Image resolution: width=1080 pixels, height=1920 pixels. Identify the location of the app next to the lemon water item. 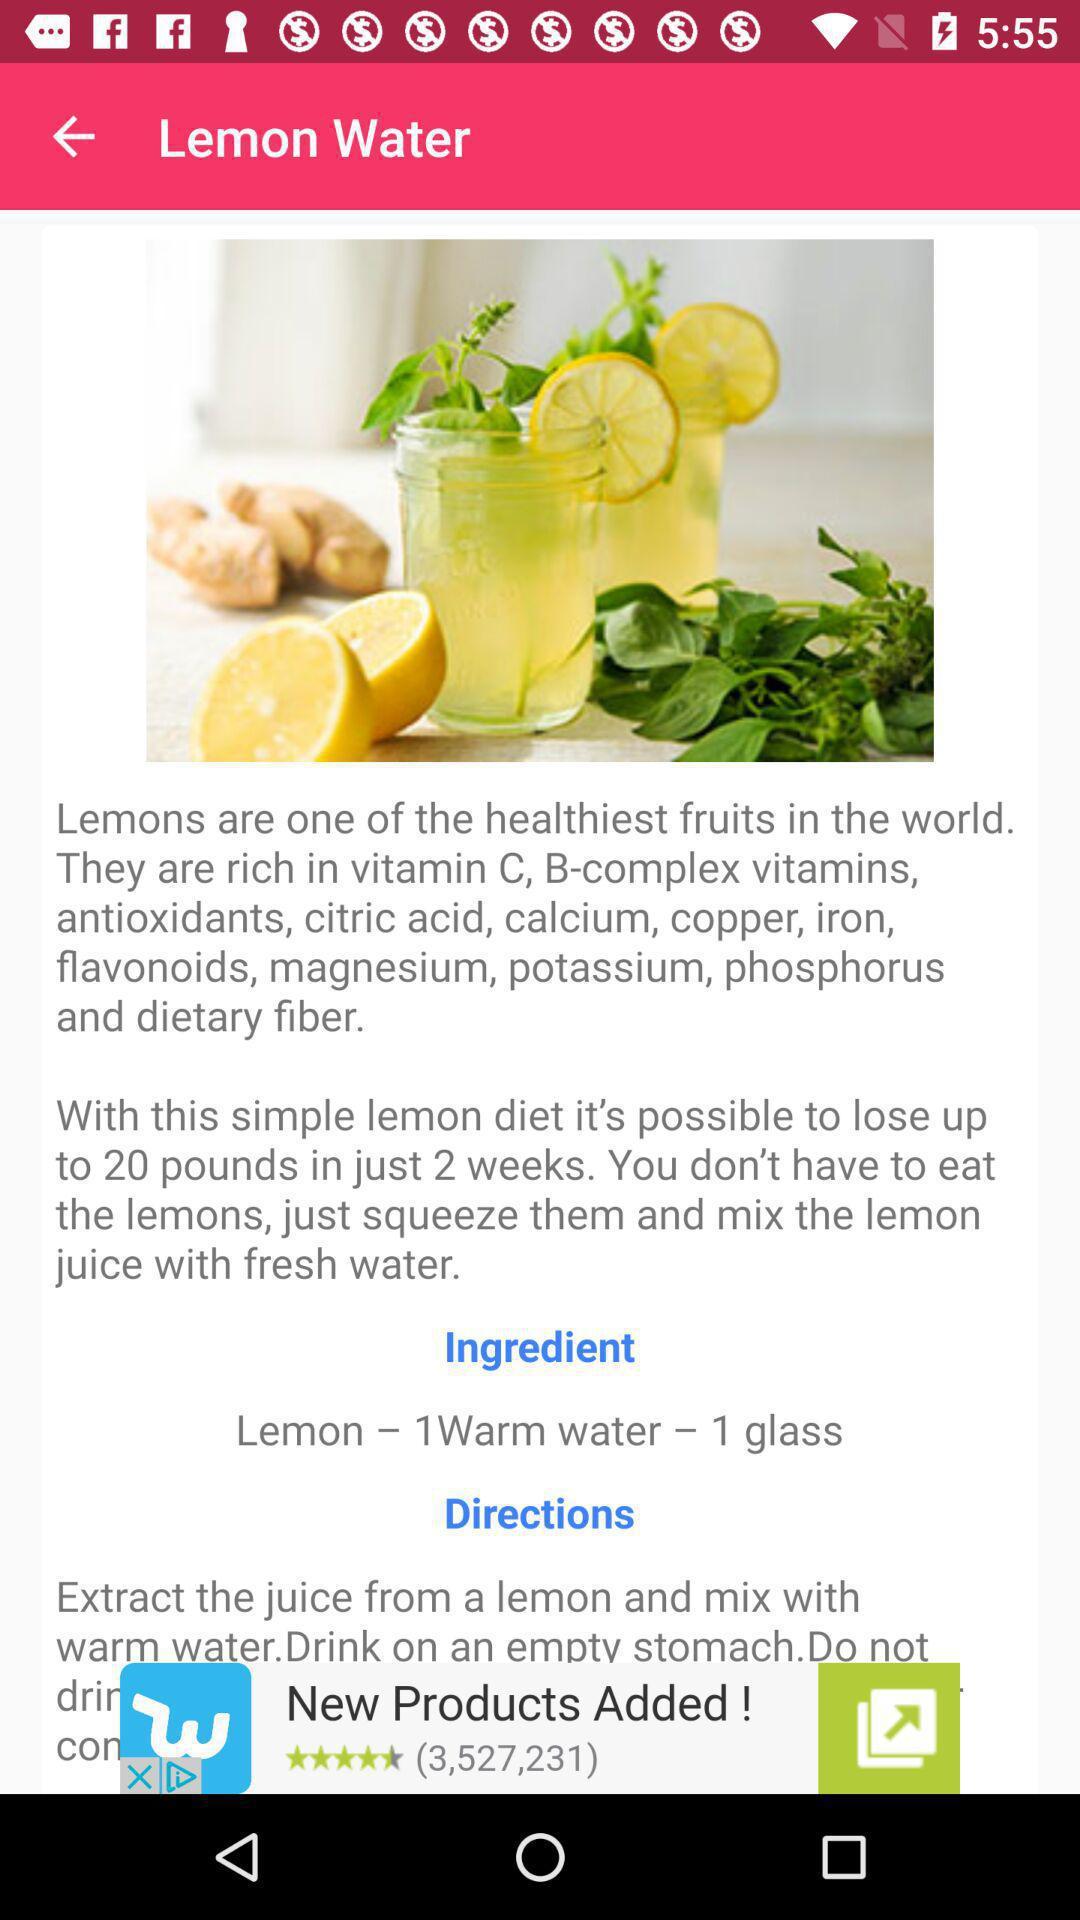
(72, 135).